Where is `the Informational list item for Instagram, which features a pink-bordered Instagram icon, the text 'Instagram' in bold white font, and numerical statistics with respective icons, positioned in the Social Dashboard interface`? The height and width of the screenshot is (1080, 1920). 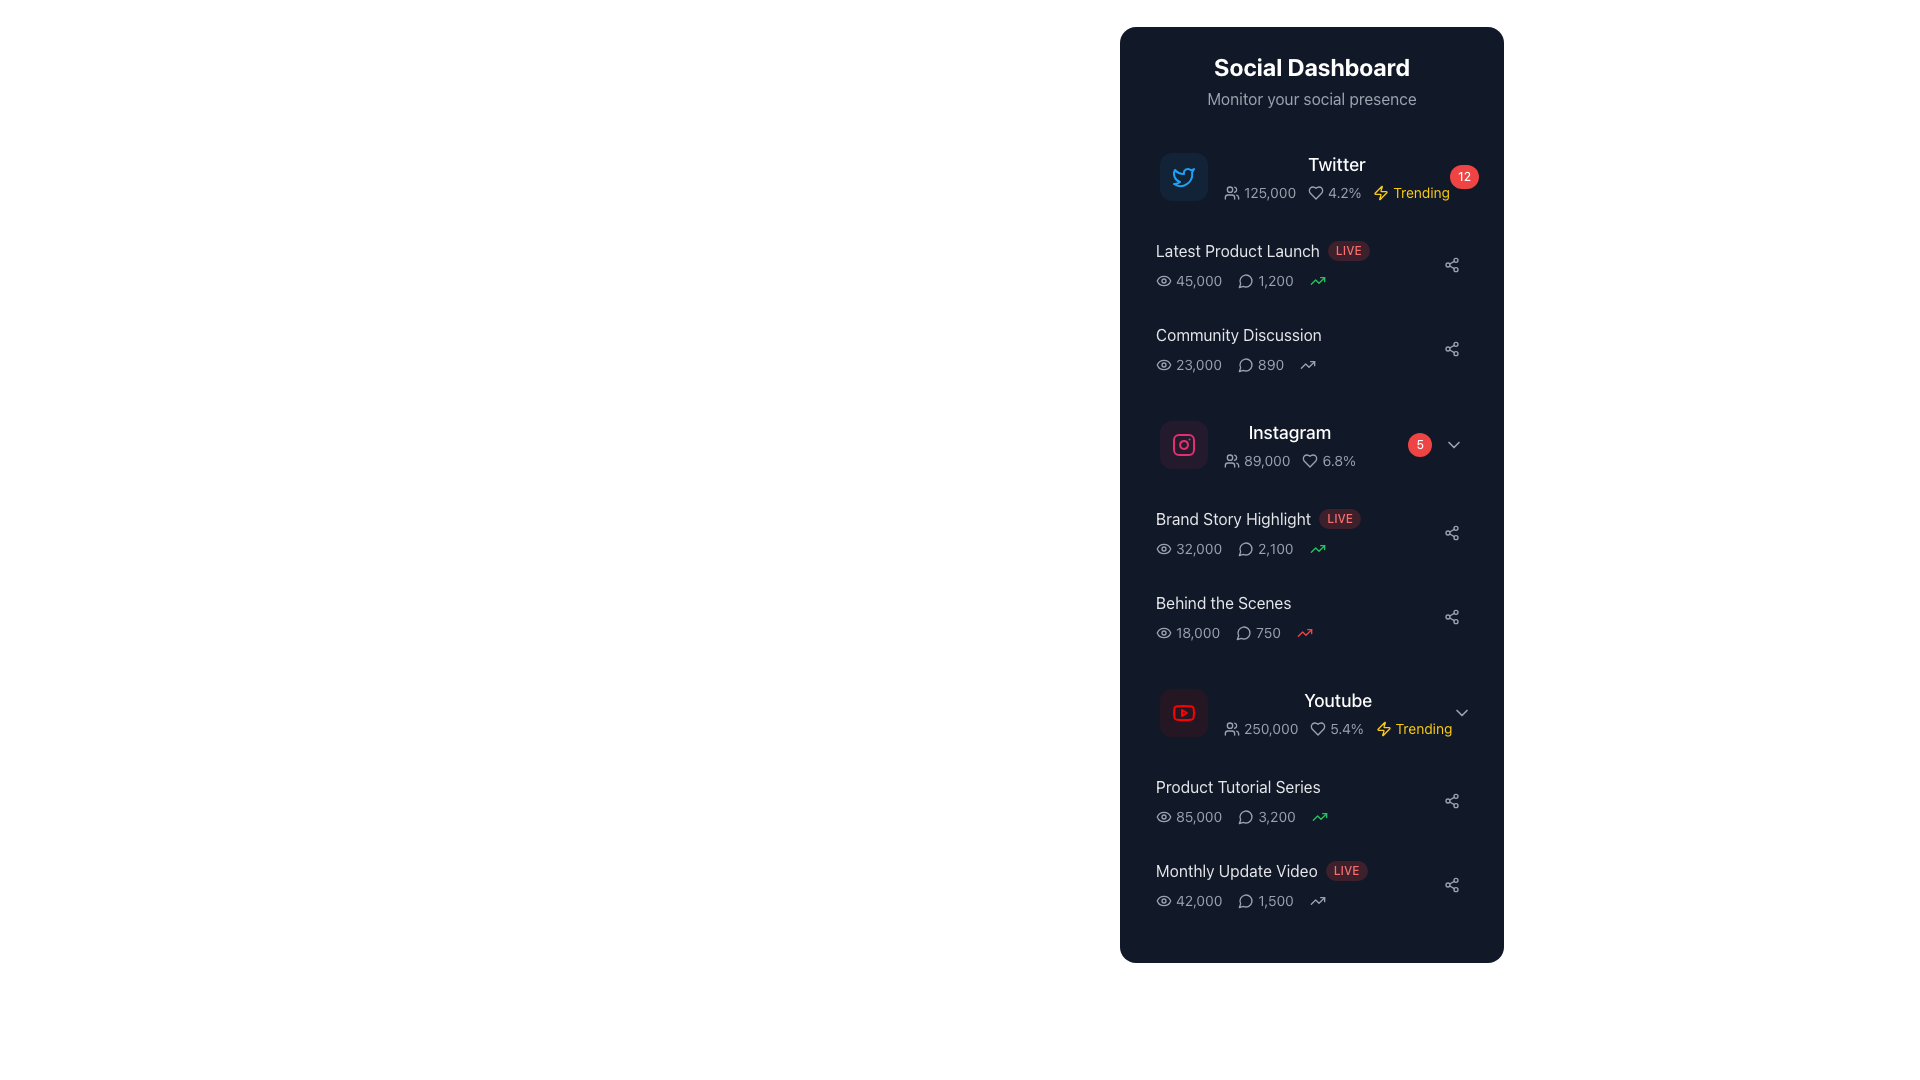
the Informational list item for Instagram, which features a pink-bordered Instagram icon, the text 'Instagram' in bold white font, and numerical statistics with respective icons, positioned in the Social Dashboard interface is located at coordinates (1256, 443).